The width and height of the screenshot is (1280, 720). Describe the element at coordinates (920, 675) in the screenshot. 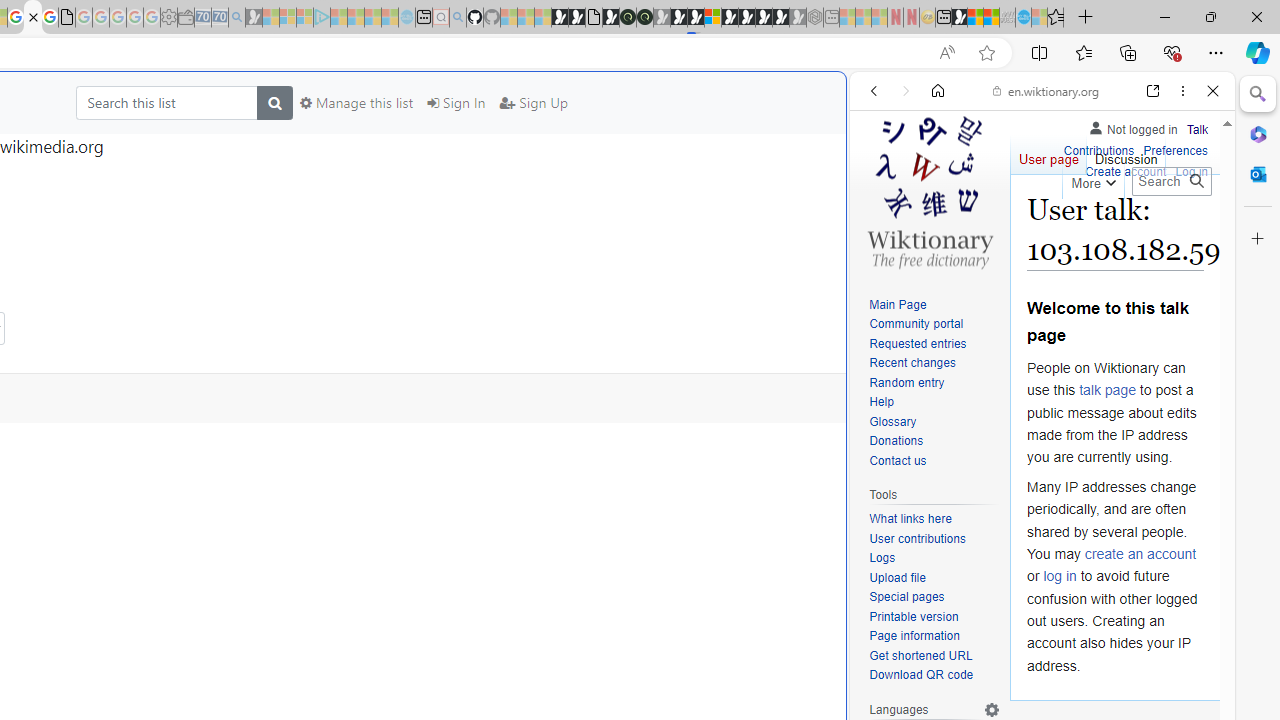

I see `'Download QR code'` at that location.